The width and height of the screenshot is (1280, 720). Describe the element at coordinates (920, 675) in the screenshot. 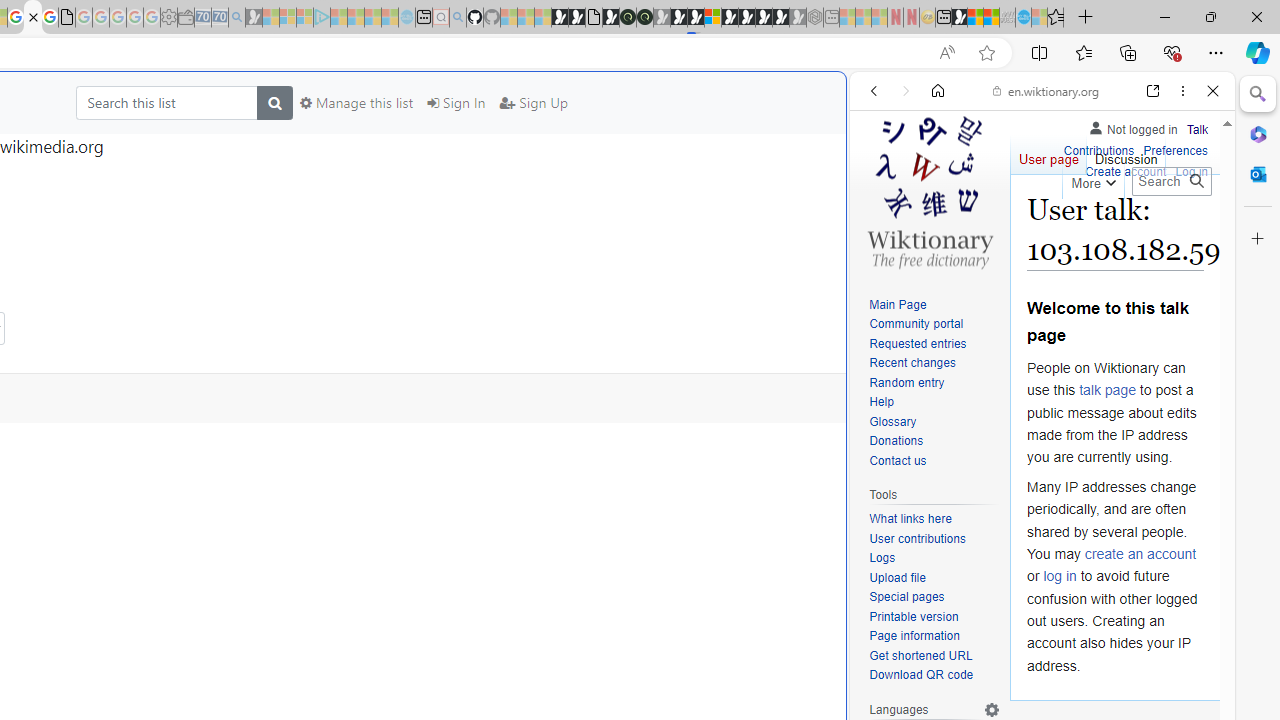

I see `'Download QR code'` at that location.